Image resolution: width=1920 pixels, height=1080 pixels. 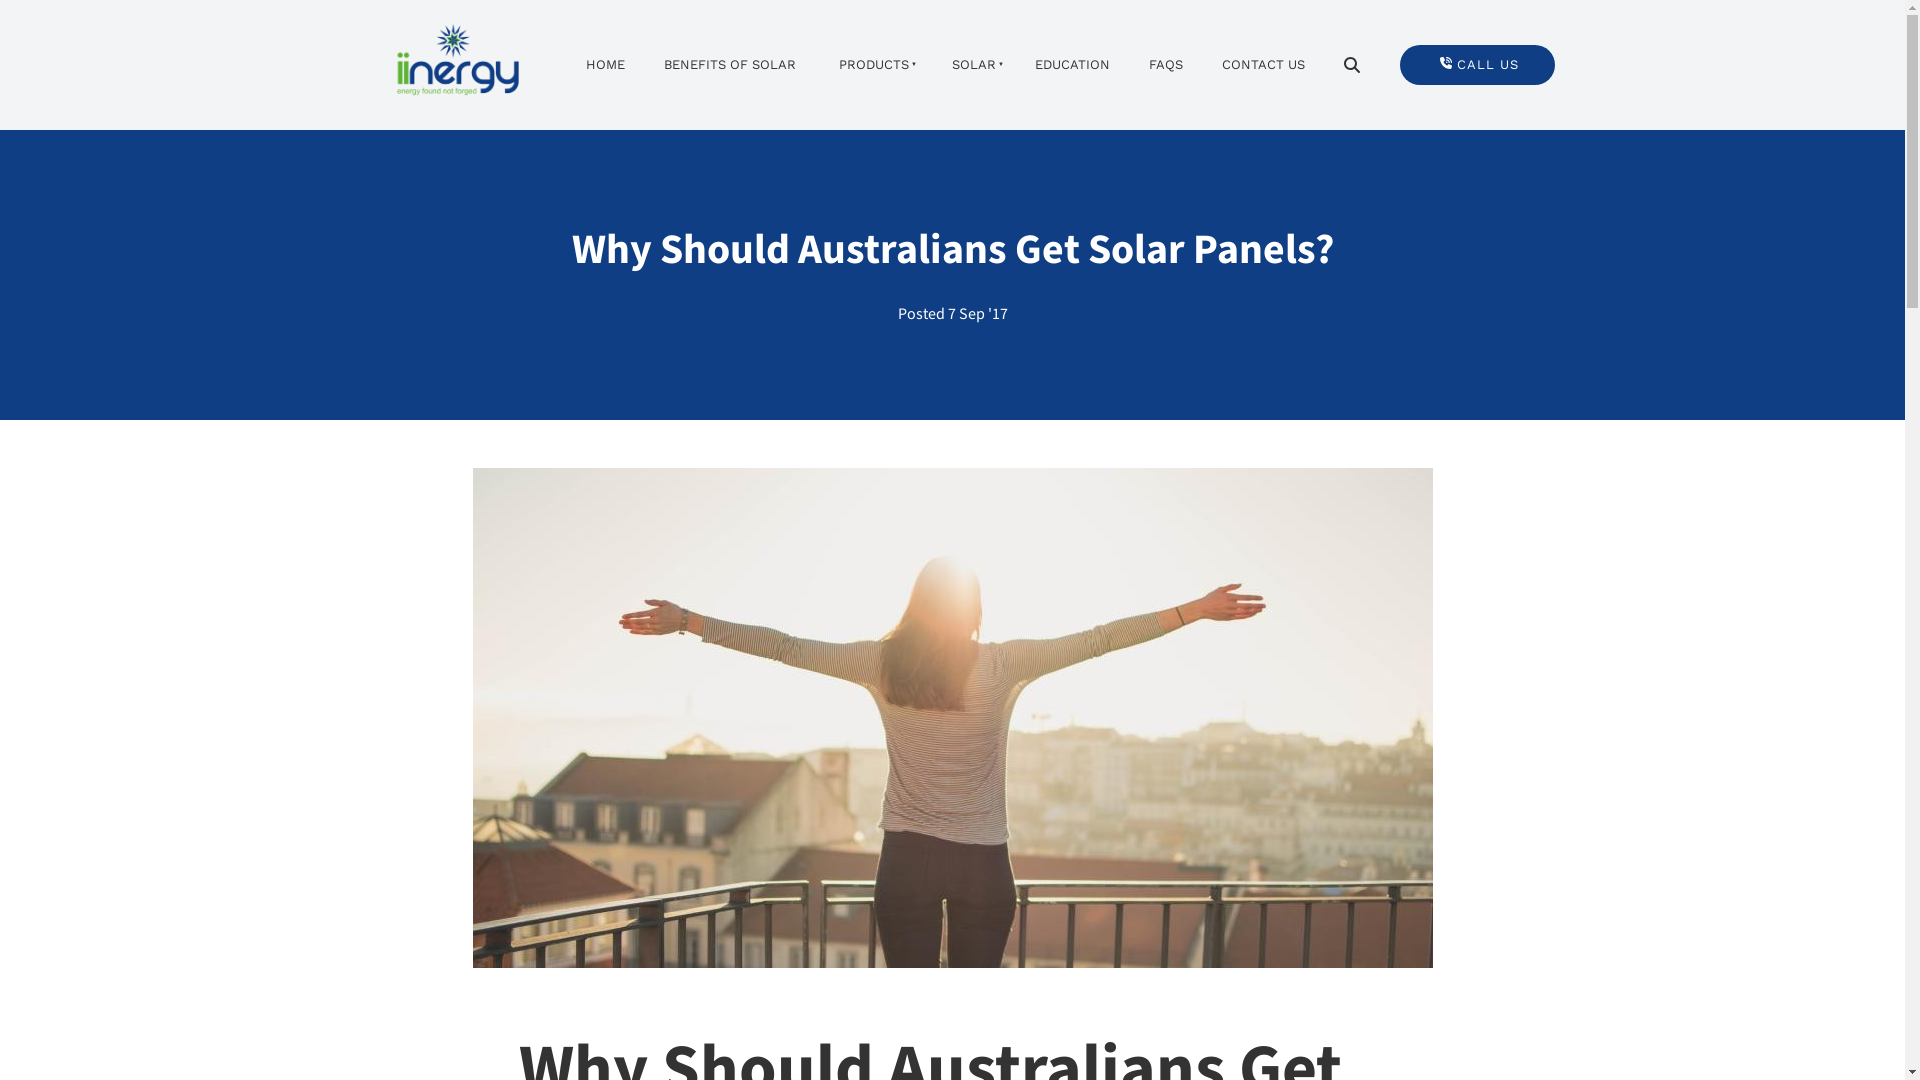 What do you see at coordinates (1399, 64) in the screenshot?
I see `'CALL US'` at bounding box center [1399, 64].